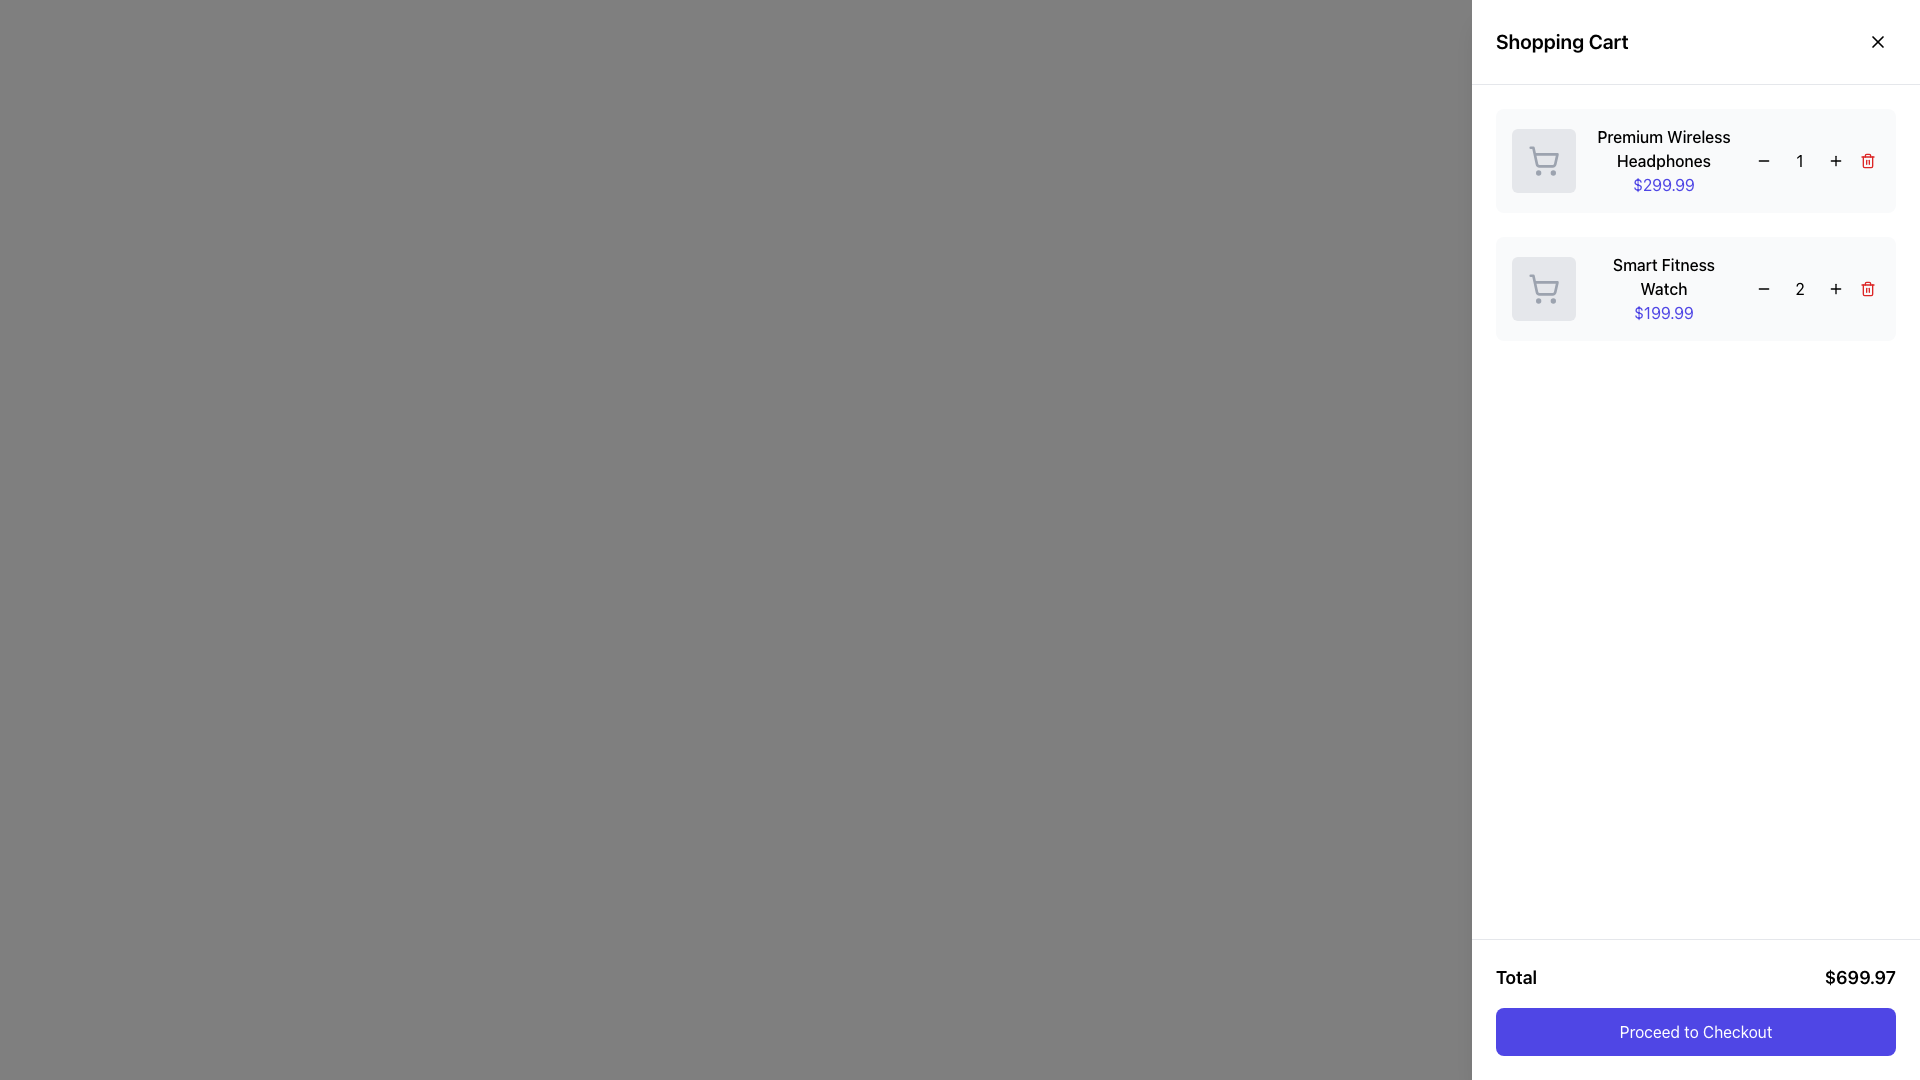 The image size is (1920, 1080). What do you see at coordinates (1763, 289) in the screenshot?
I see `the small interactive button with a minus icon located to the left of the quantity indicator '2' for the 'Smart Fitness Watch' item in the shopping cart interface` at bounding box center [1763, 289].